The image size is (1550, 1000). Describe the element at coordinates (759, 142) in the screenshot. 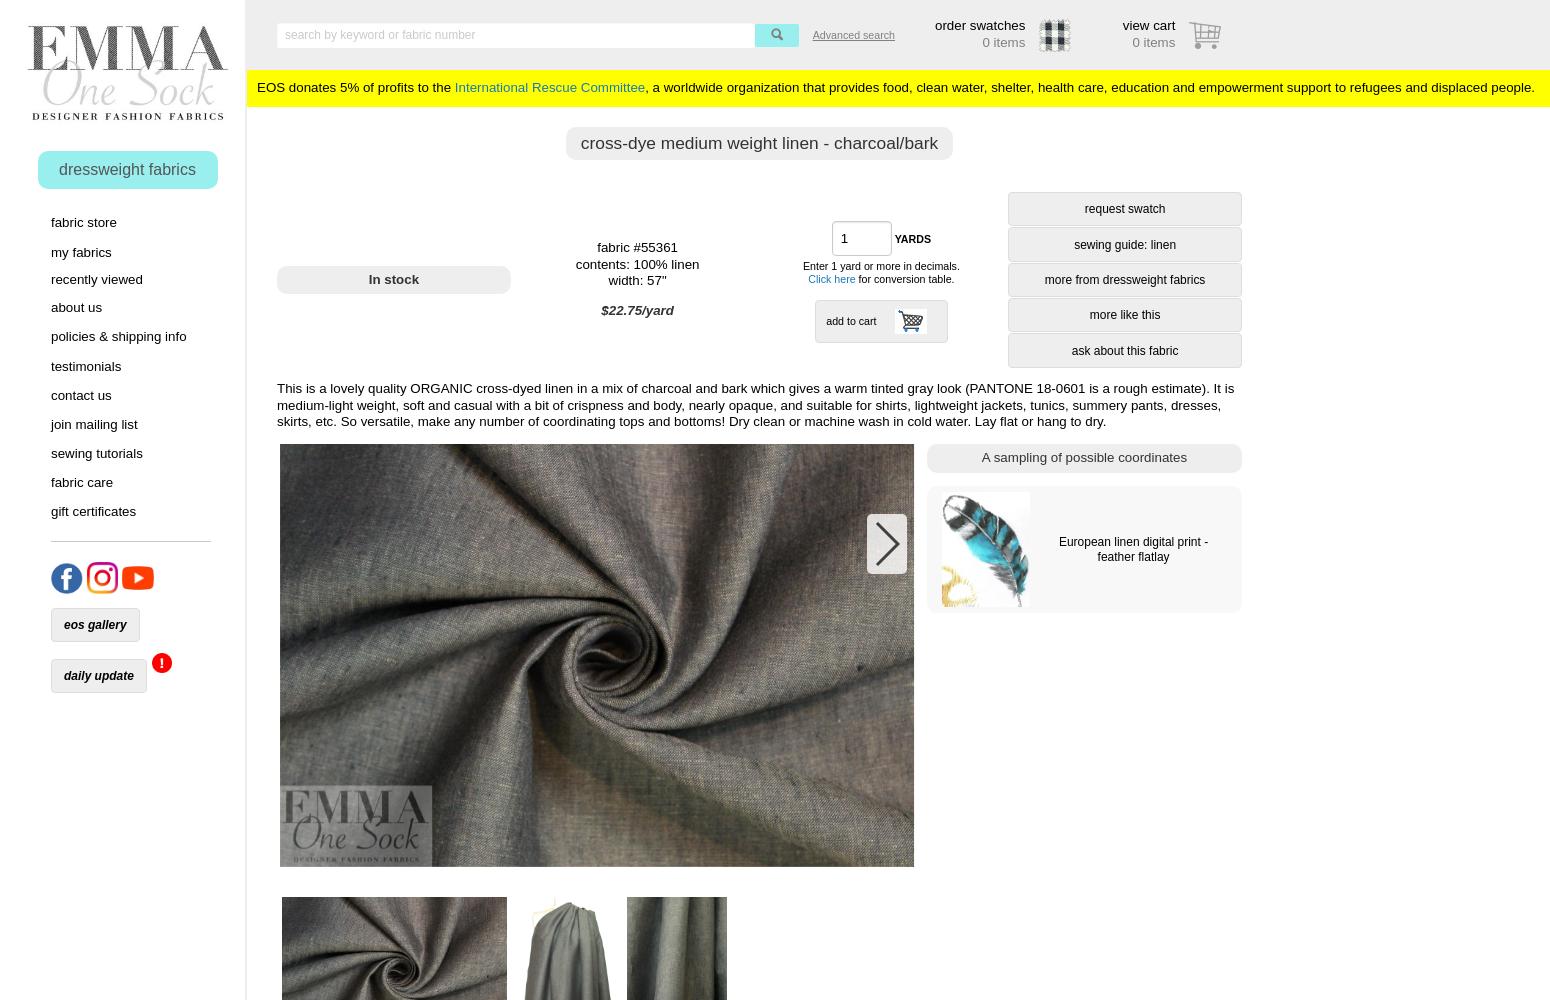

I see `'cross-dye medium weight linen - charcoal/bark'` at that location.